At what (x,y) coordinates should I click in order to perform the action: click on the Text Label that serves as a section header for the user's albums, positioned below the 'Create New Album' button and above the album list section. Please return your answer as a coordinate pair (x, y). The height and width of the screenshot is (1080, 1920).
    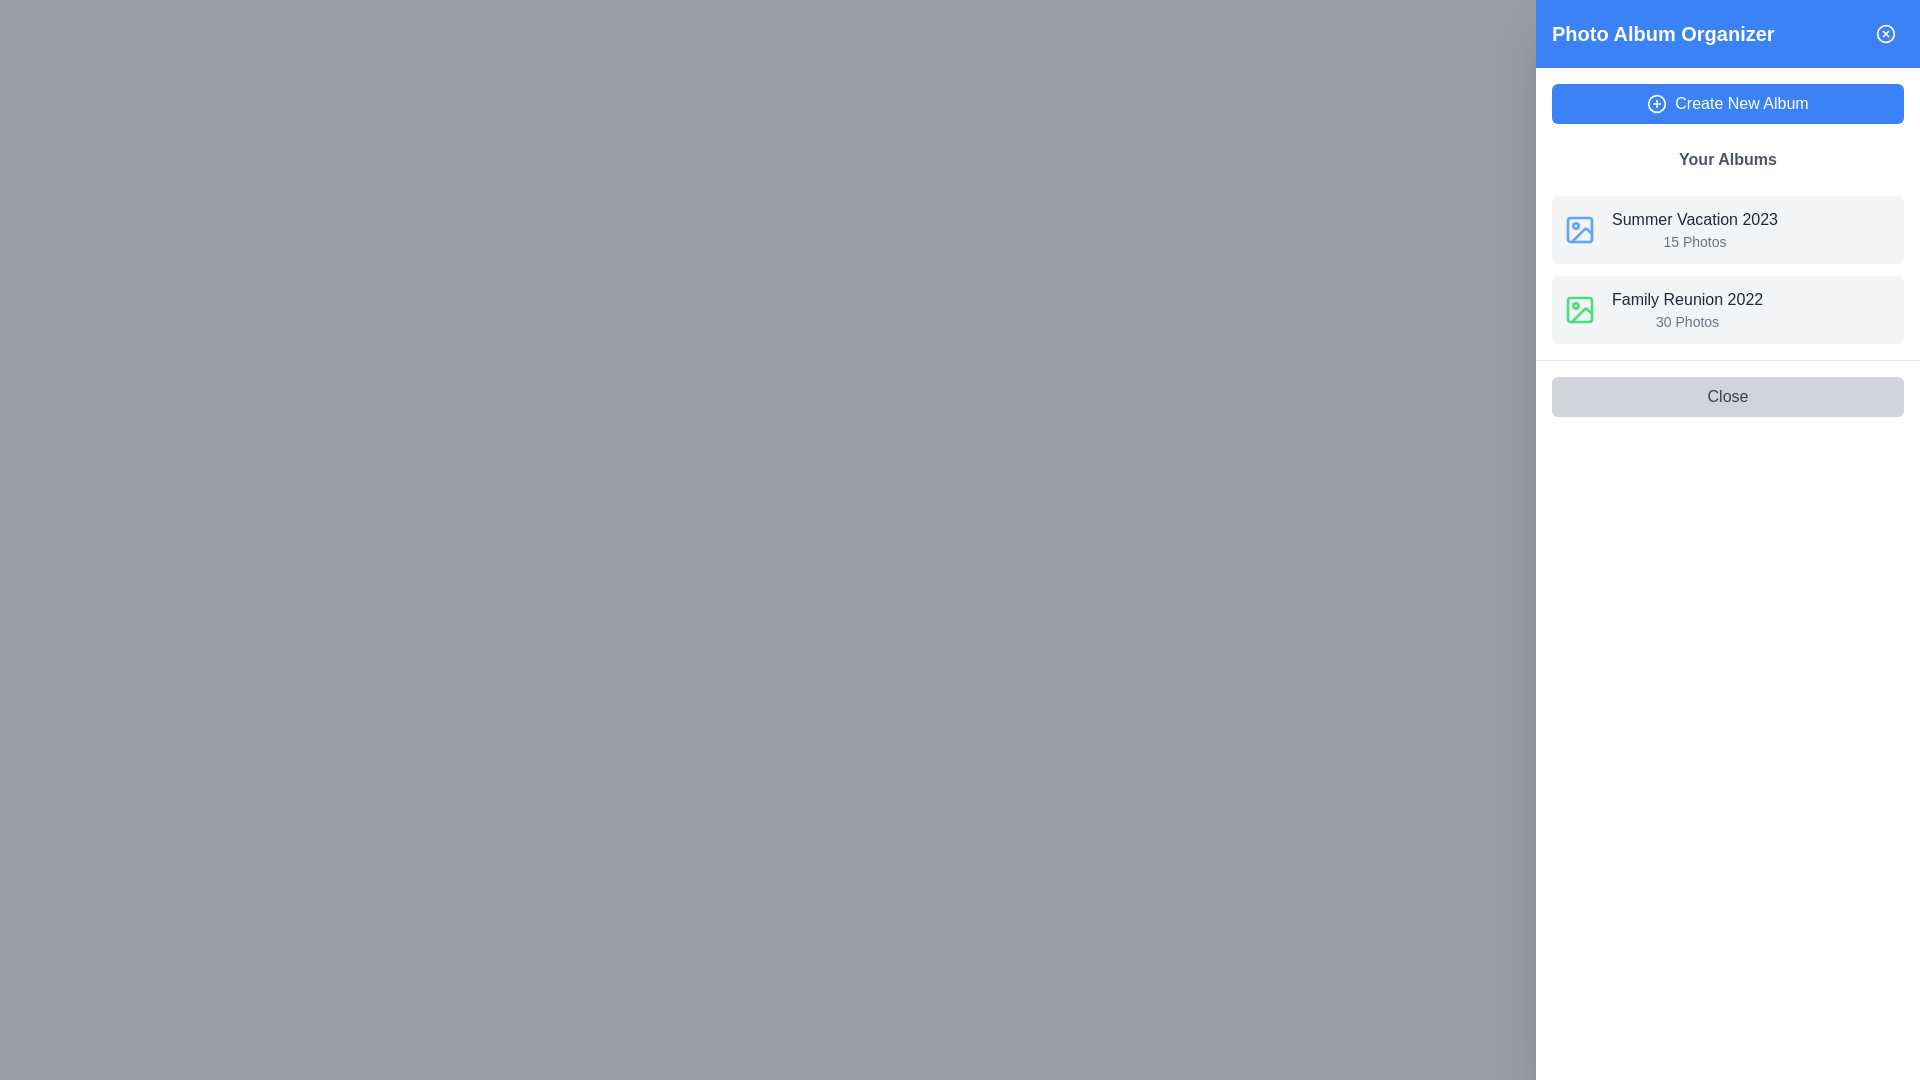
    Looking at the image, I should click on (1727, 158).